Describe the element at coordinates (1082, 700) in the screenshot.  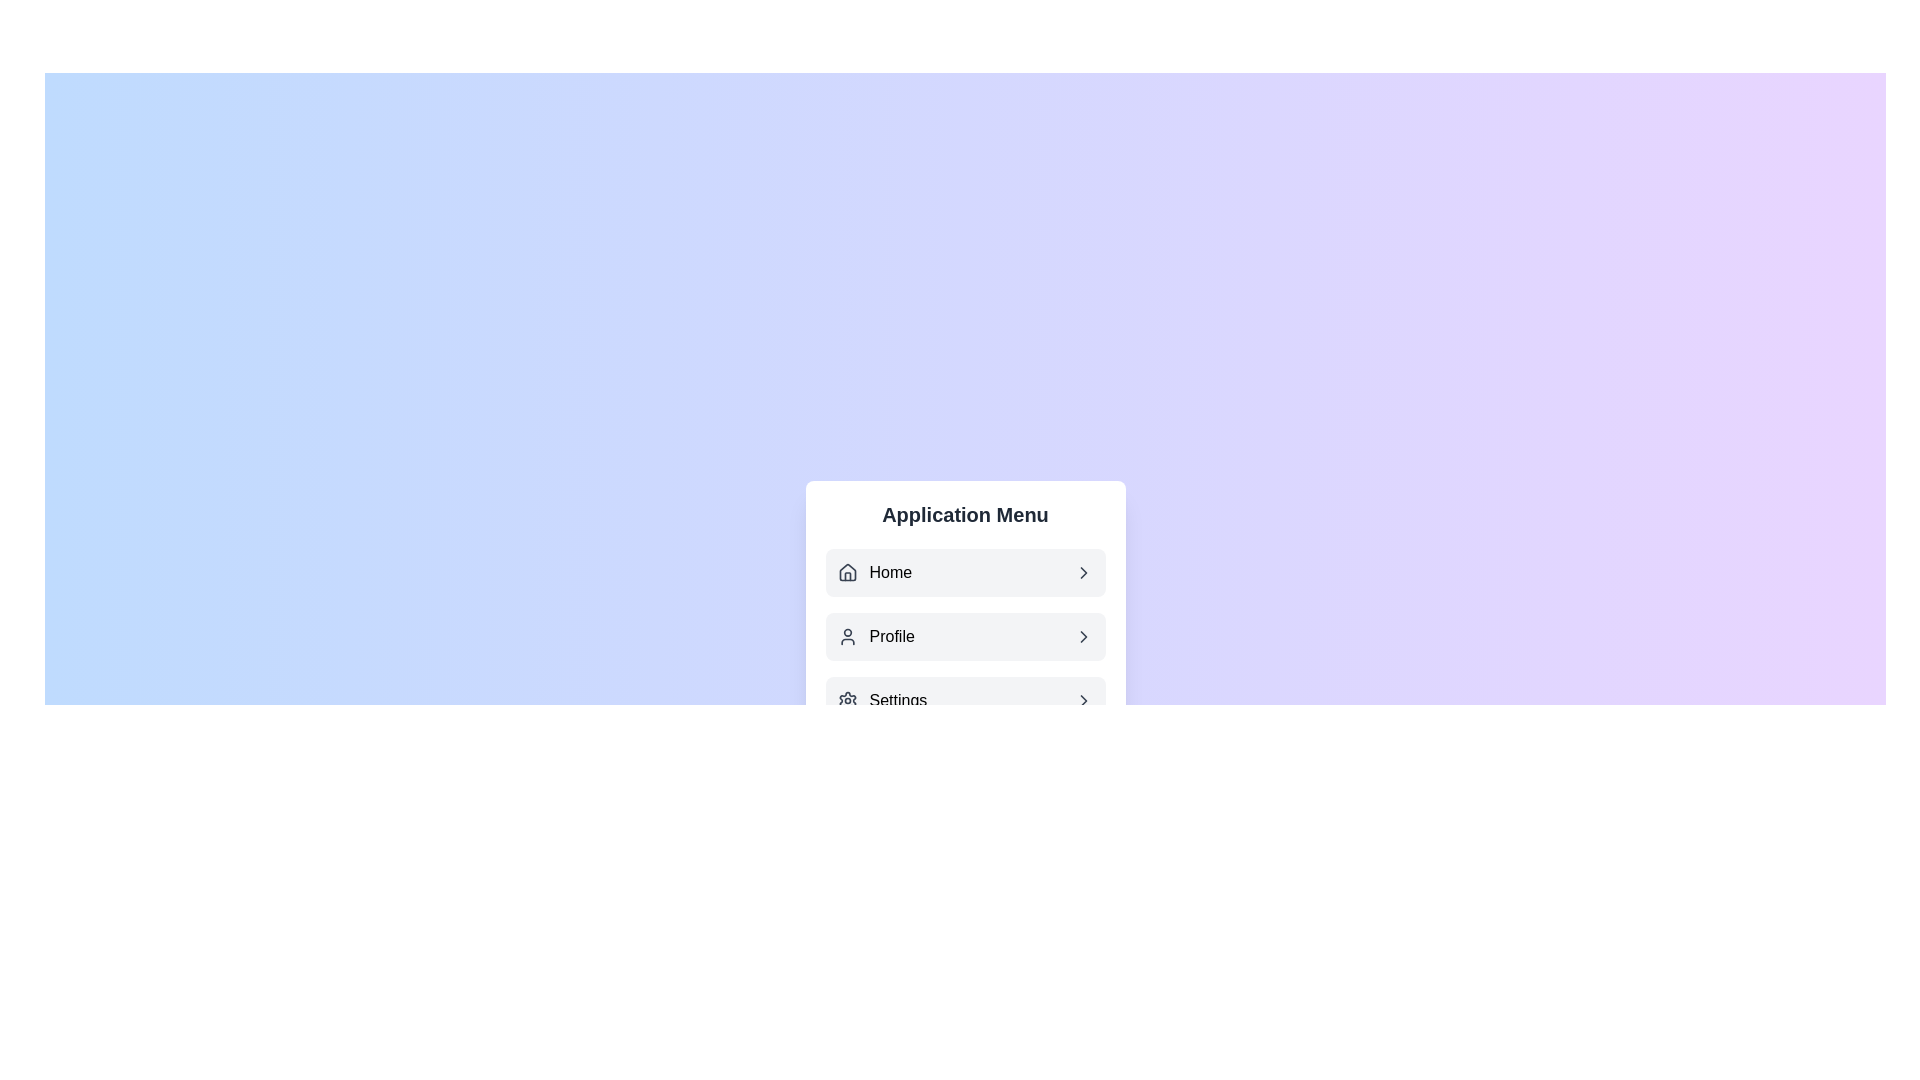
I see `the rightward-pointing gray chevron icon located to the far-right of the 'Settings' option in the application menu` at that location.